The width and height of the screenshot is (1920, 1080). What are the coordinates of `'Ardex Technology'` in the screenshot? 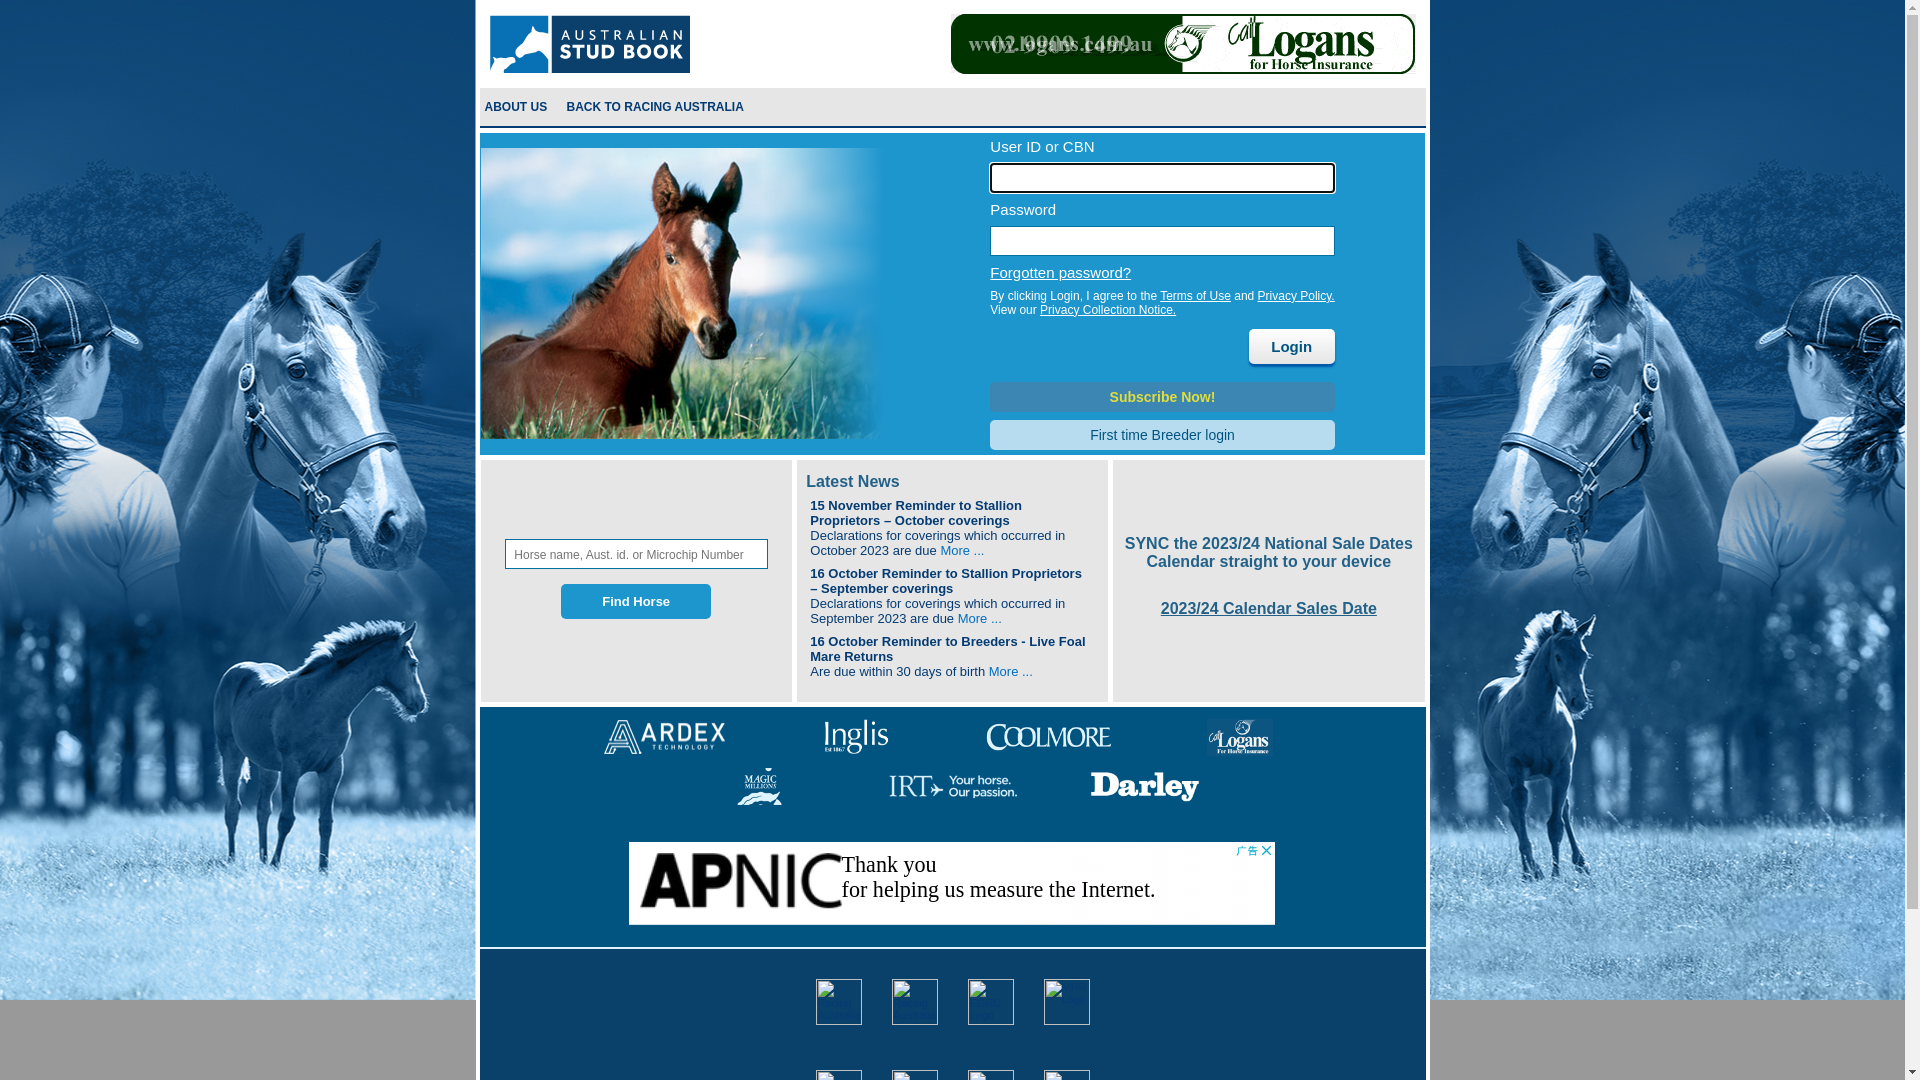 It's located at (664, 736).